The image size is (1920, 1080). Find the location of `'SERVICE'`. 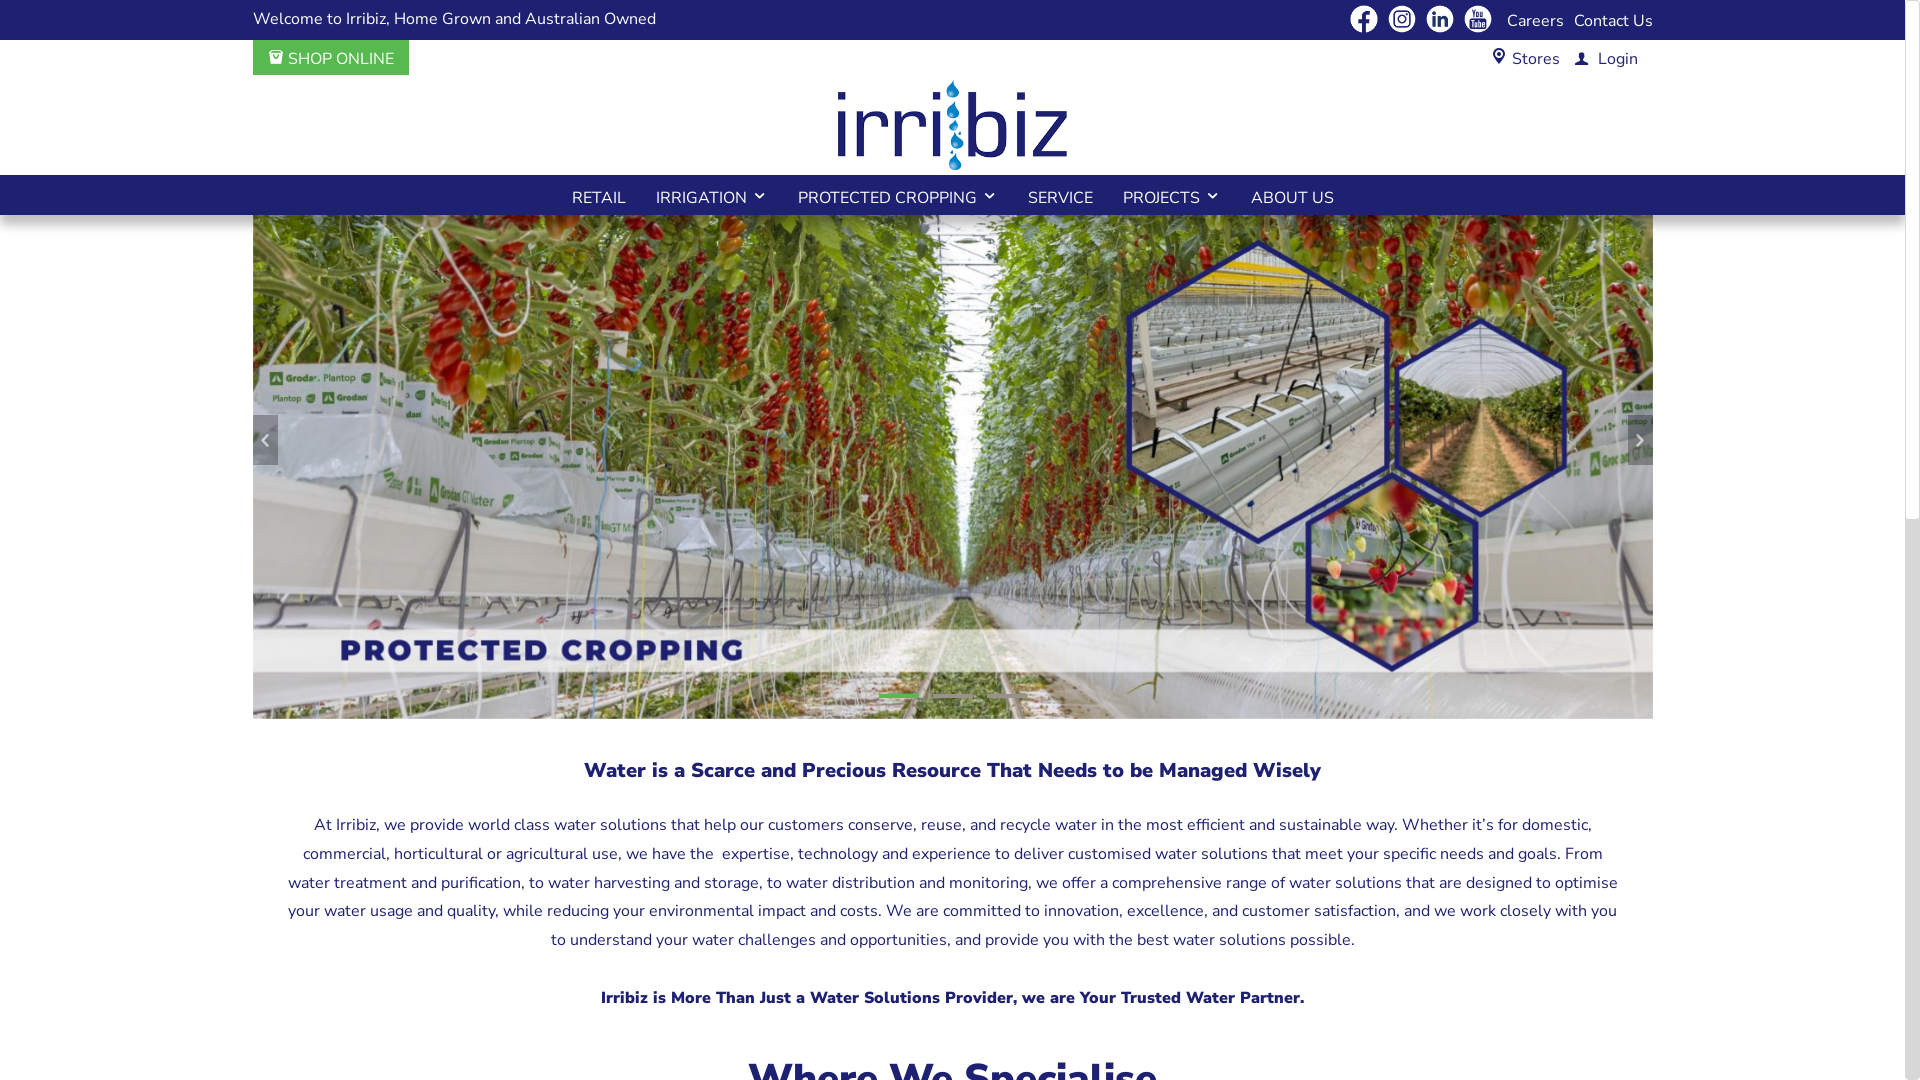

'SERVICE' is located at coordinates (1058, 195).